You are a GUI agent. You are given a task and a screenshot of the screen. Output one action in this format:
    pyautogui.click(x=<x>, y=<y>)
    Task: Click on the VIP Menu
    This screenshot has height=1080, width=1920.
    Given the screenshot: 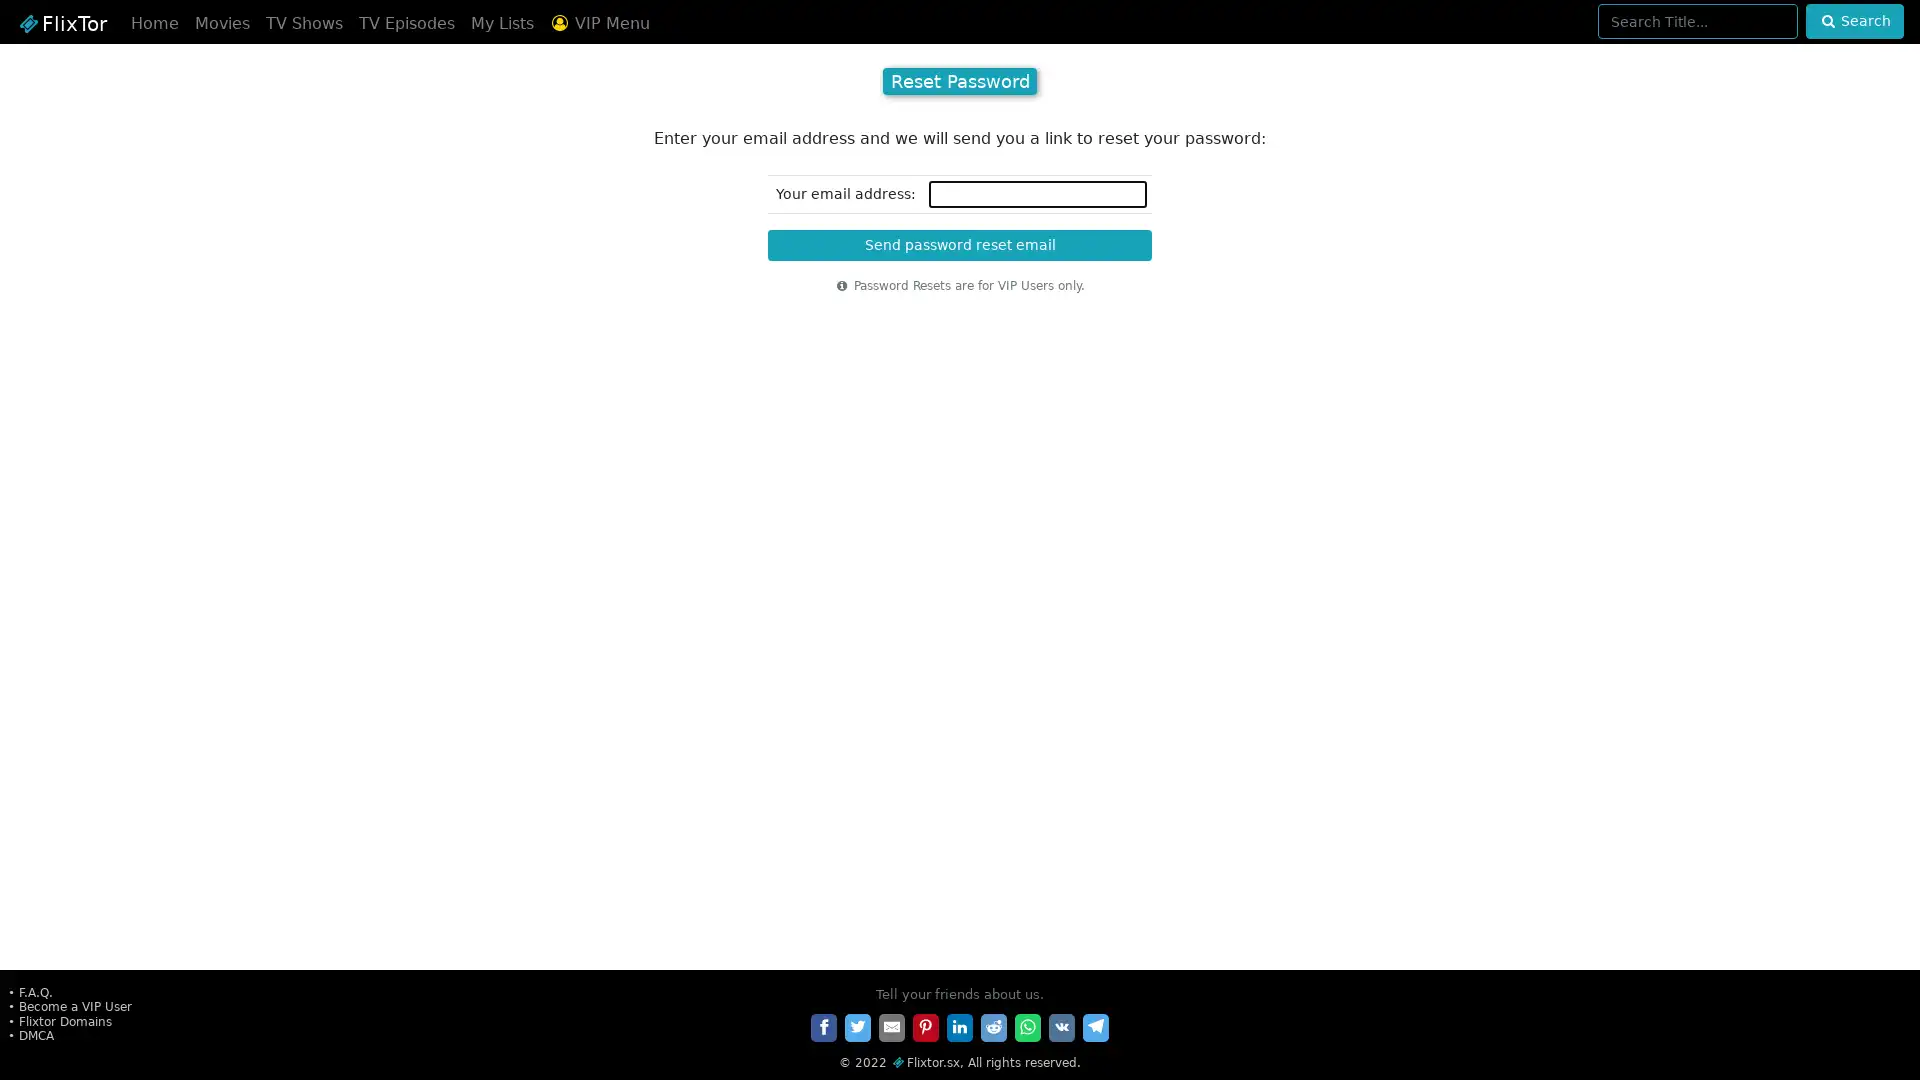 What is the action you would take?
    pyautogui.click(x=598, y=23)
    